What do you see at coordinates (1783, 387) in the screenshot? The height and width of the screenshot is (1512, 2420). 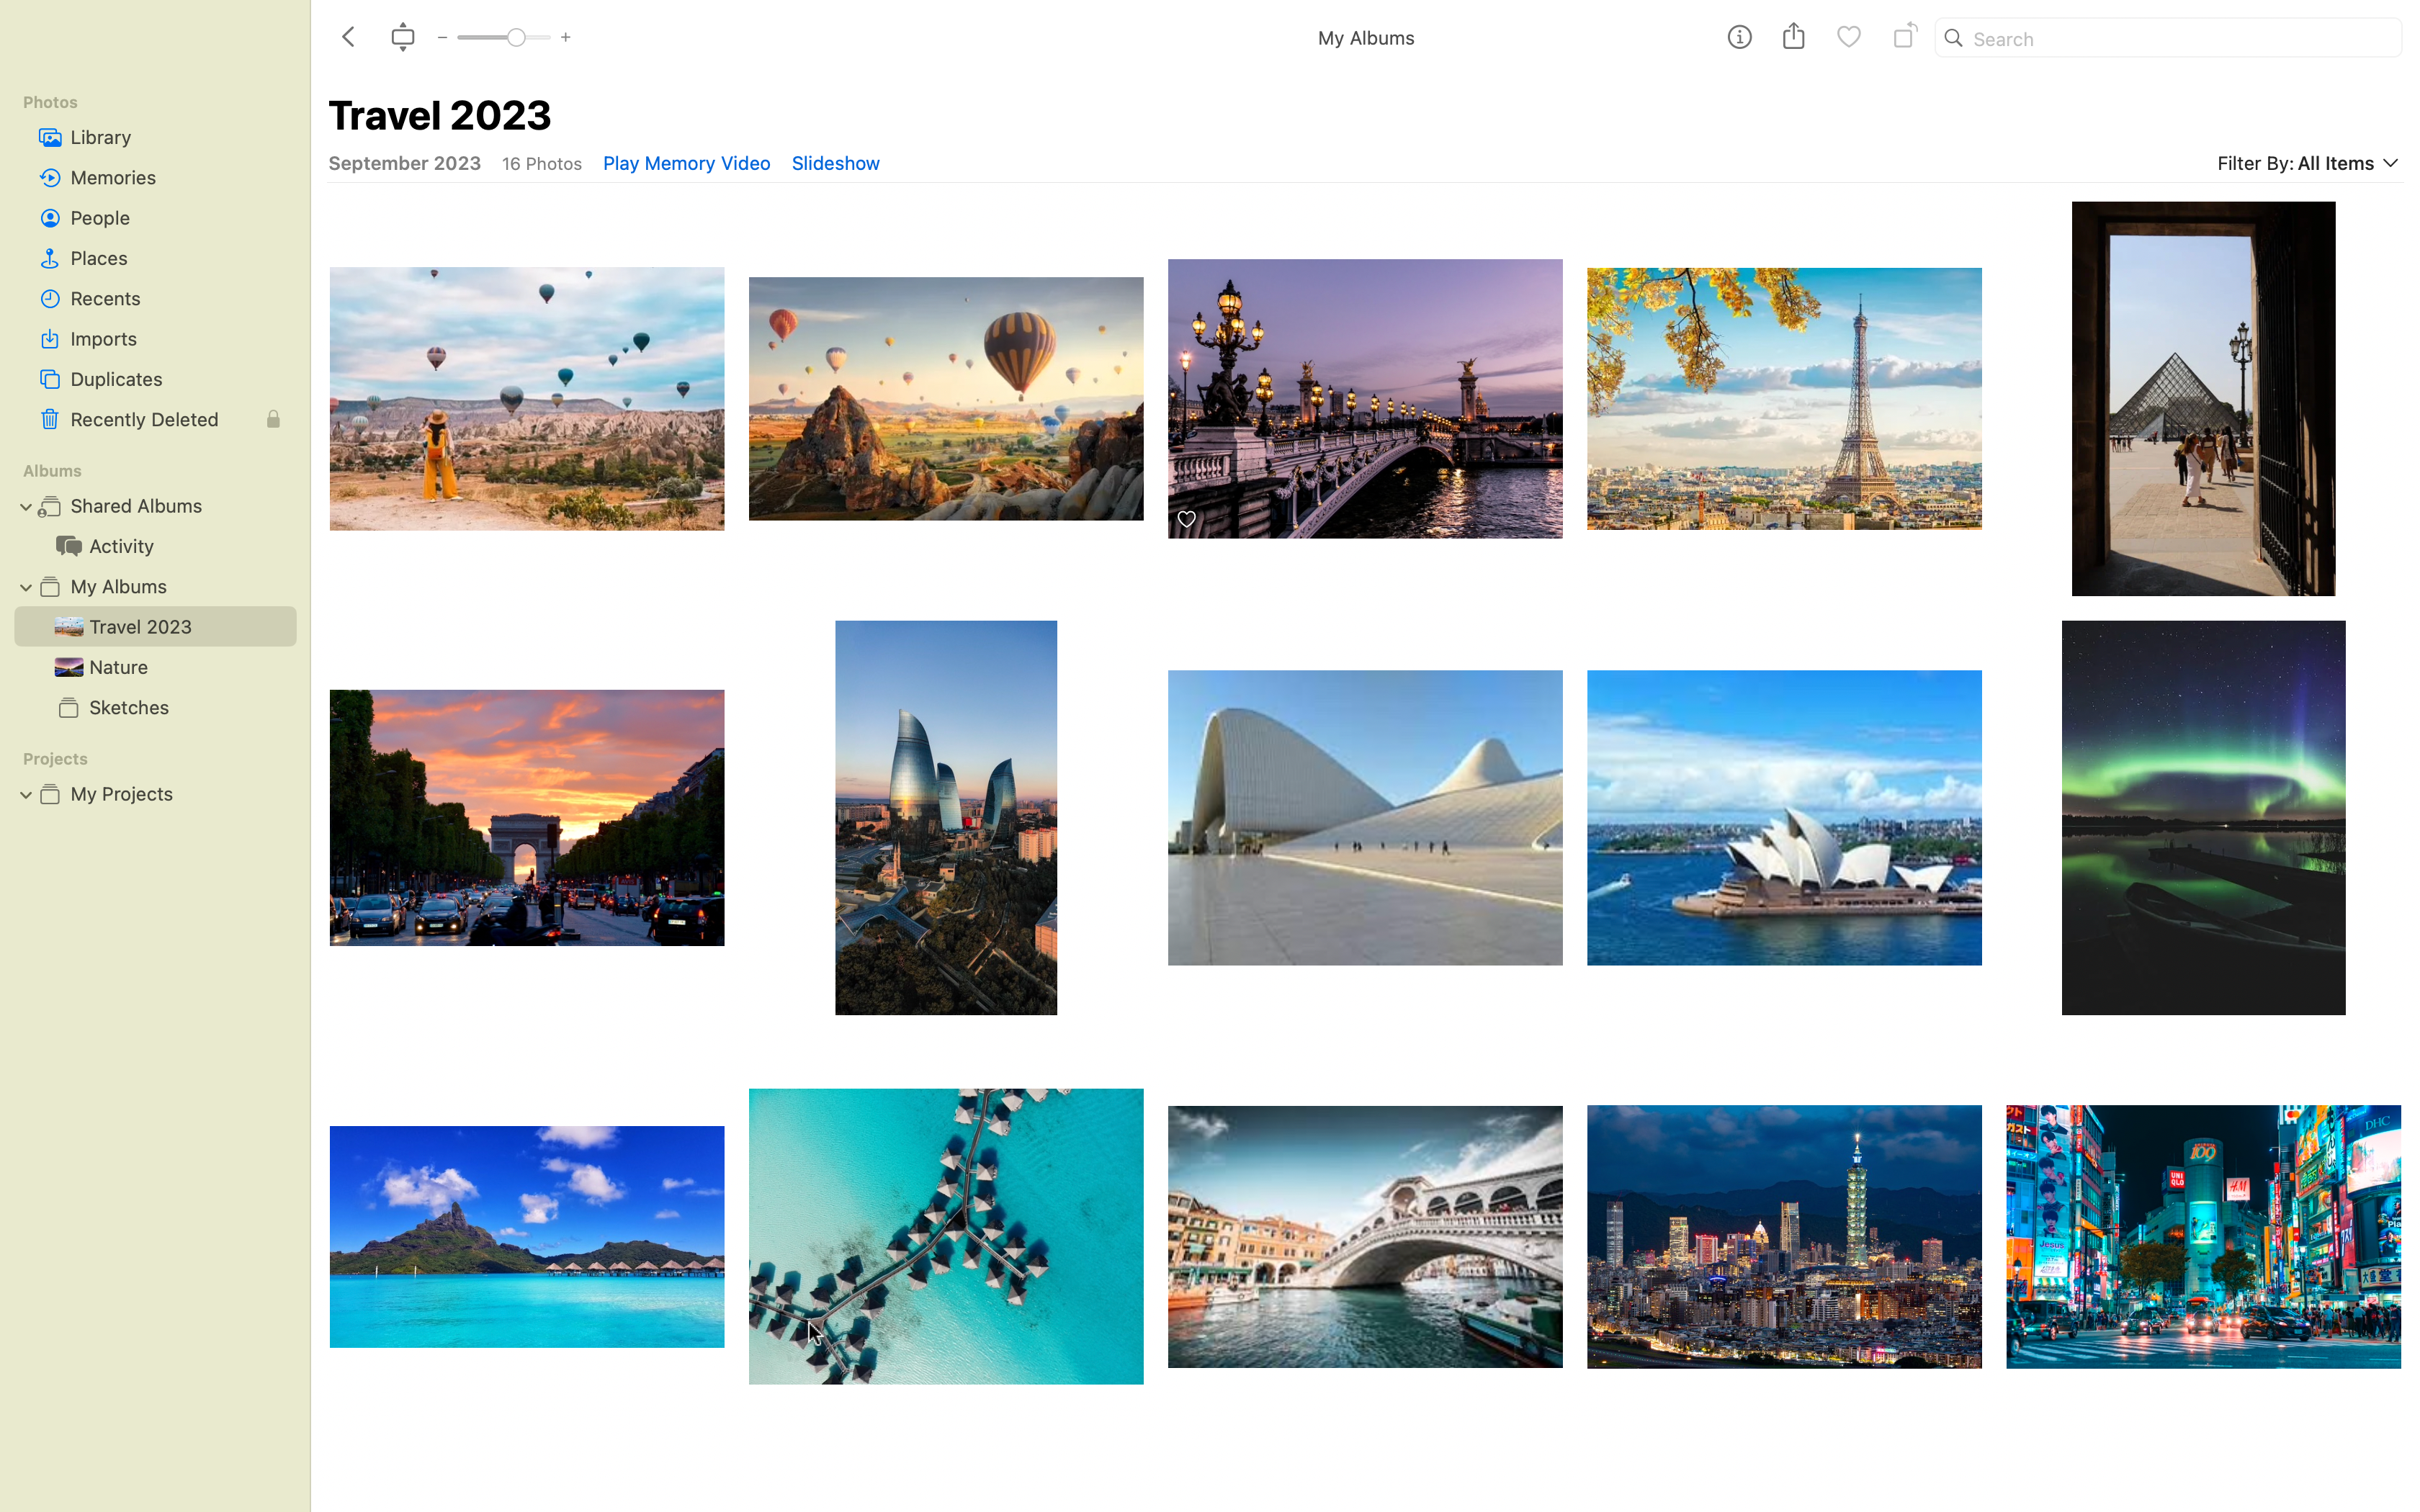 I see `Perform three rotations on the picture of the Louvre` at bounding box center [1783, 387].